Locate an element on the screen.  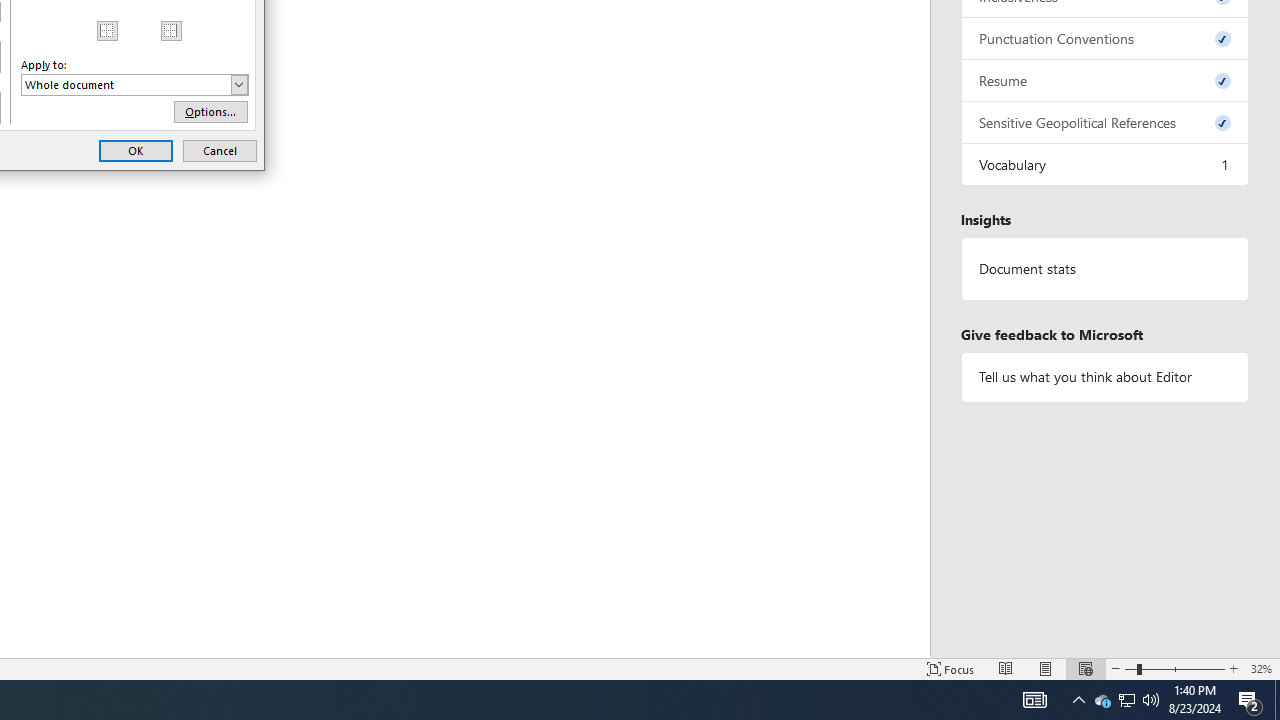
'Vocabulary, 1 issue. Press space or enter to review items.' is located at coordinates (1104, 163).